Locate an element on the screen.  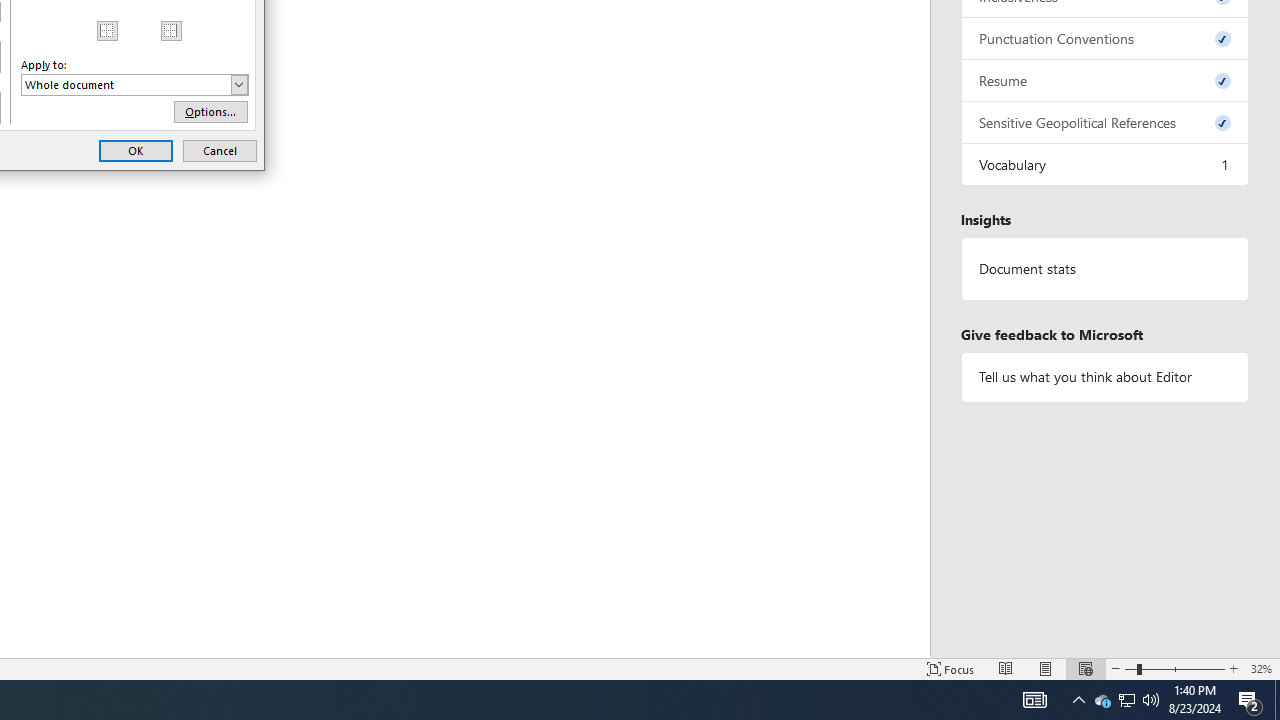
'Vocabulary, 1 issue. Press space or enter to review items.' is located at coordinates (1104, 163).